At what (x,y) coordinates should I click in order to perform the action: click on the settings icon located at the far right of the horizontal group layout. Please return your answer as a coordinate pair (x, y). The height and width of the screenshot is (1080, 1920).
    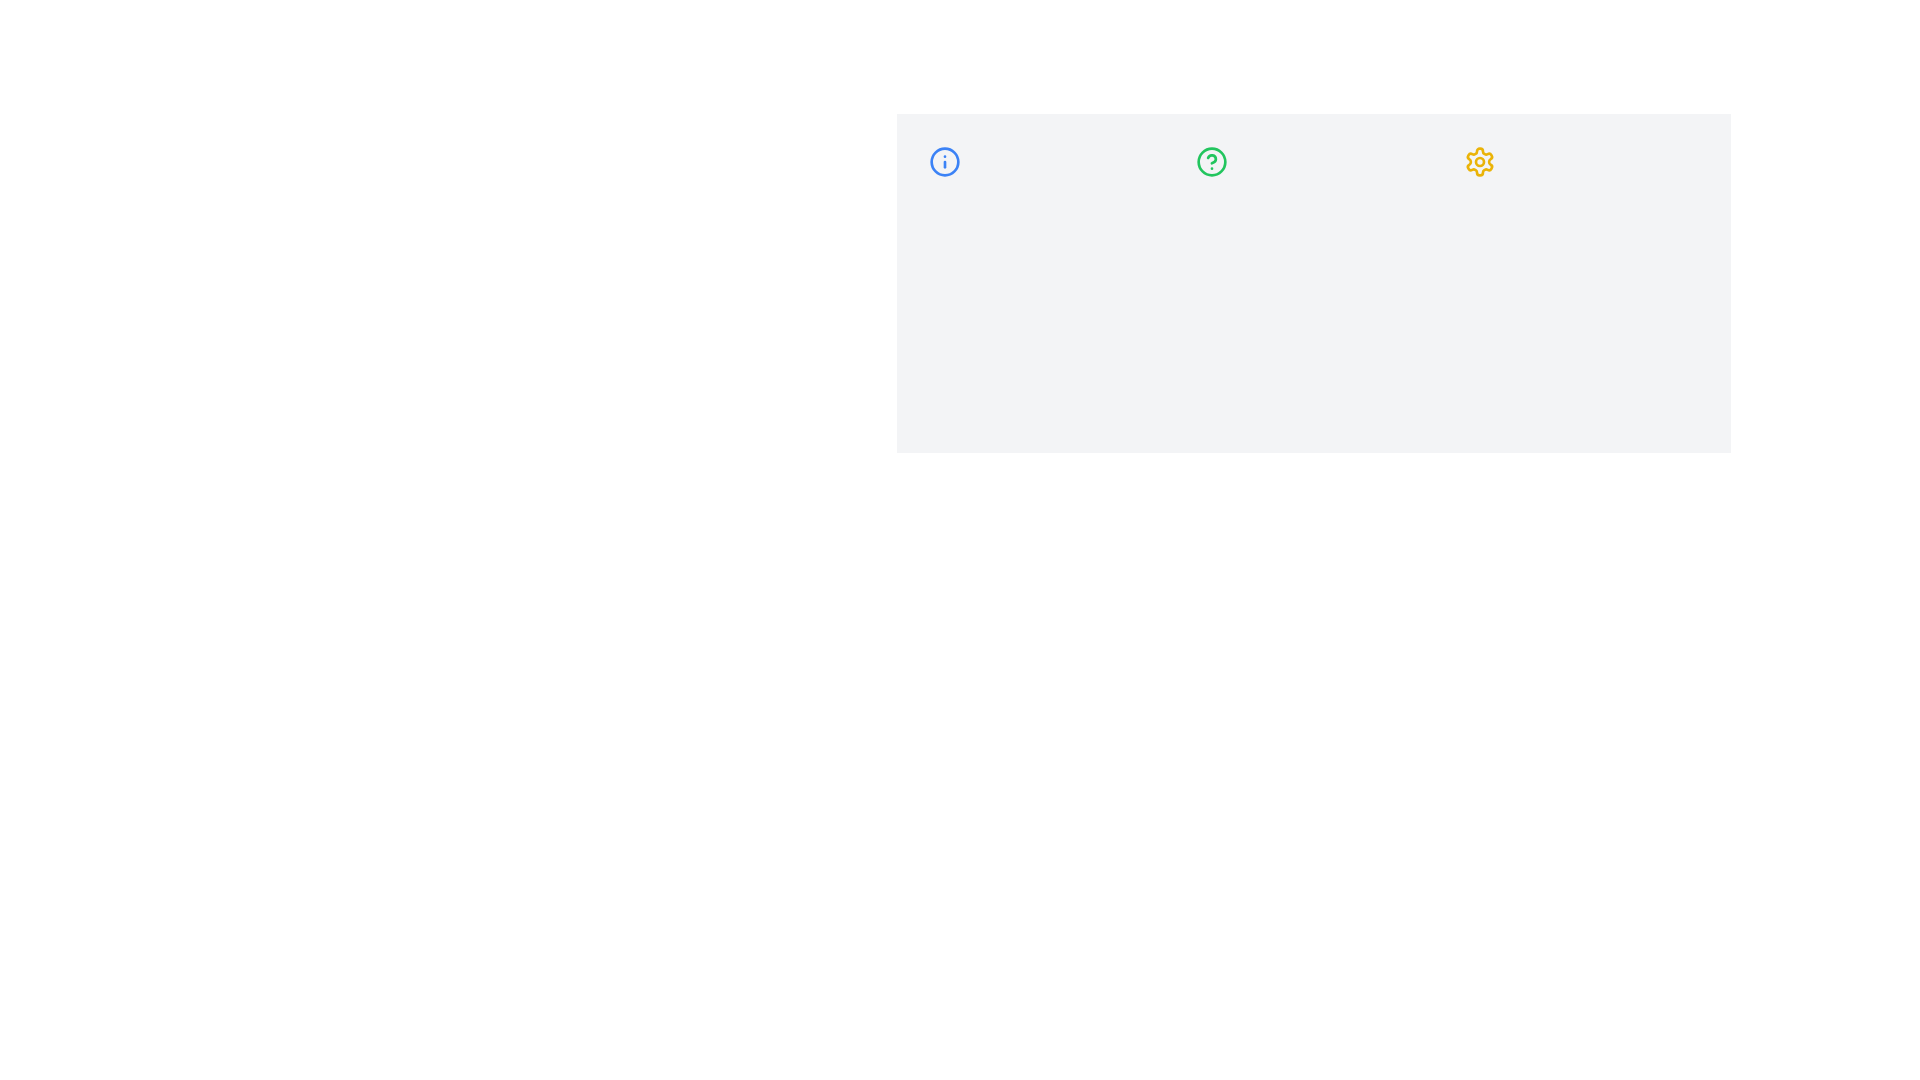
    Looking at the image, I should click on (1479, 161).